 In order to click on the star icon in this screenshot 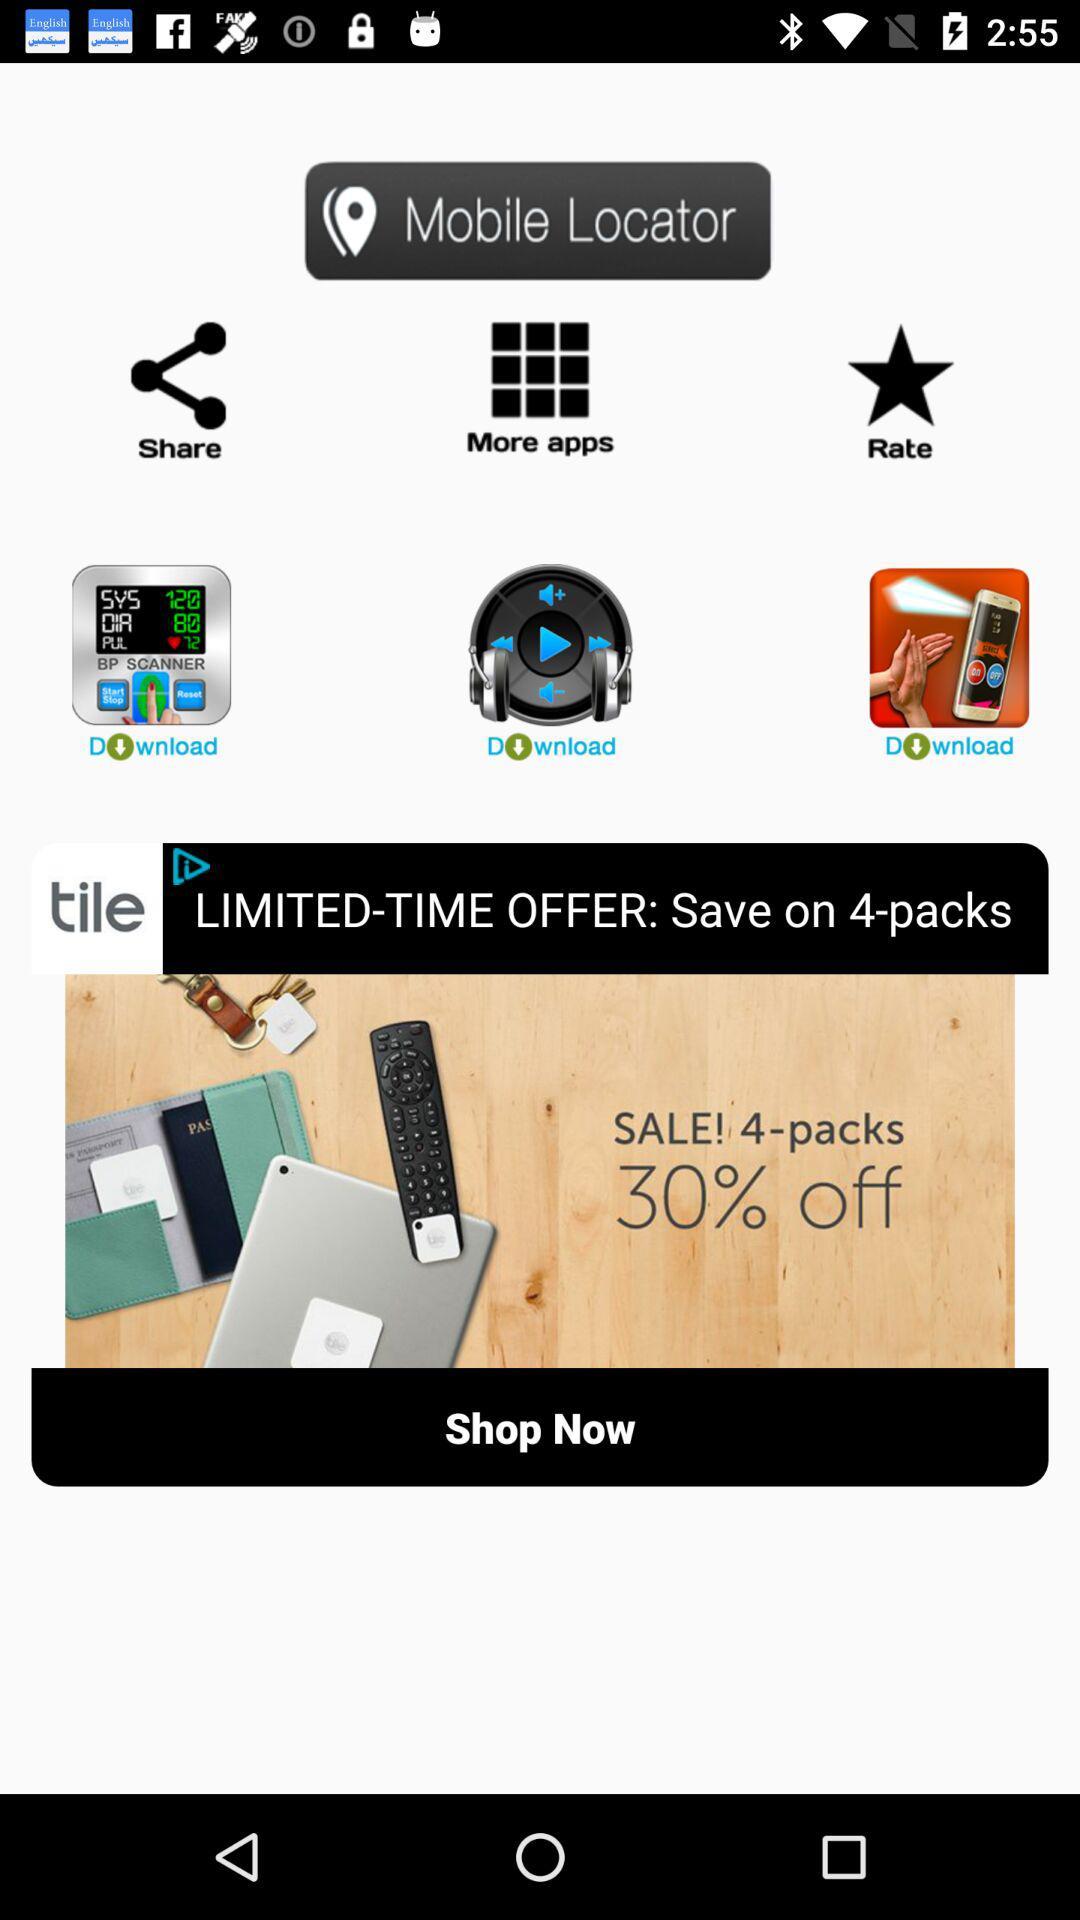, I will do `click(898, 391)`.